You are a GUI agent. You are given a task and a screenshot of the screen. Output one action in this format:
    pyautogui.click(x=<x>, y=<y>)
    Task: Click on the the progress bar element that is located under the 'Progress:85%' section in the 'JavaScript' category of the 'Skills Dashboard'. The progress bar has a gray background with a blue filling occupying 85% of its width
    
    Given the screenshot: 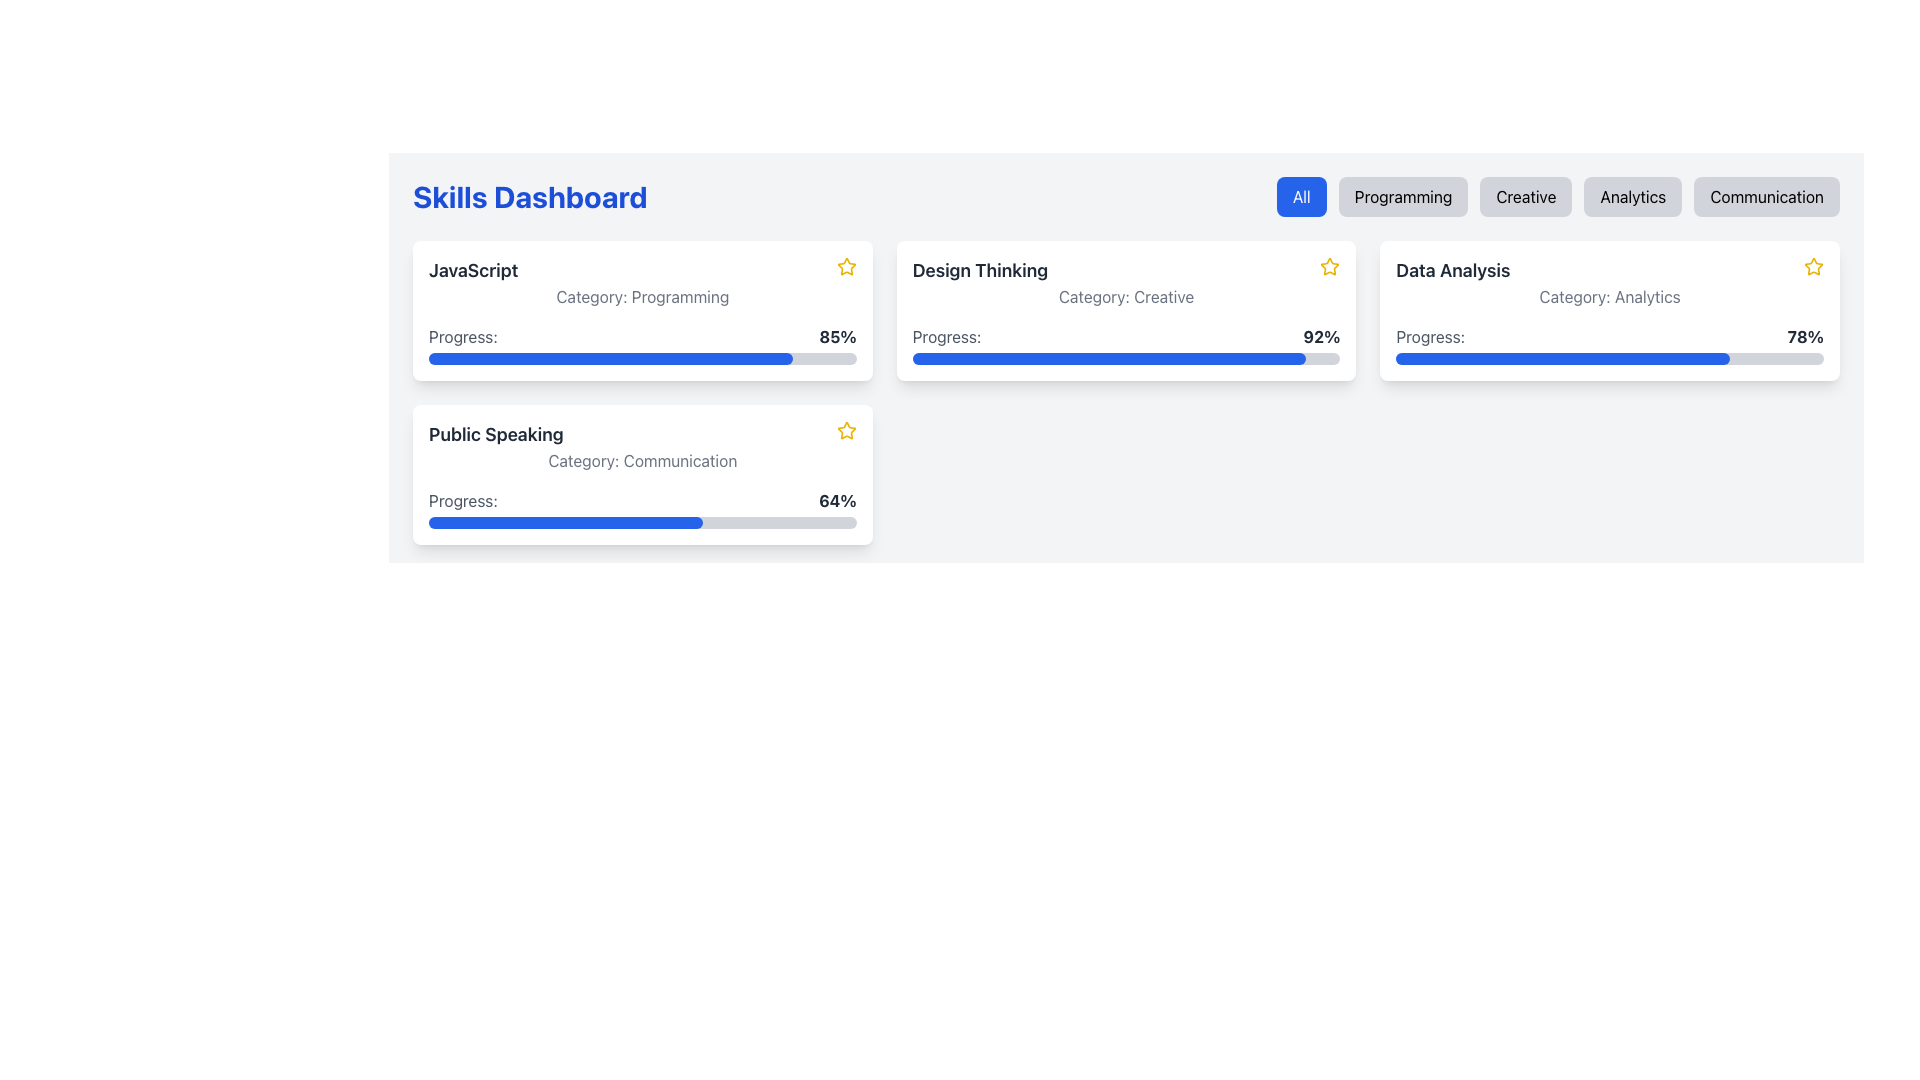 What is the action you would take?
    pyautogui.click(x=642, y=357)
    